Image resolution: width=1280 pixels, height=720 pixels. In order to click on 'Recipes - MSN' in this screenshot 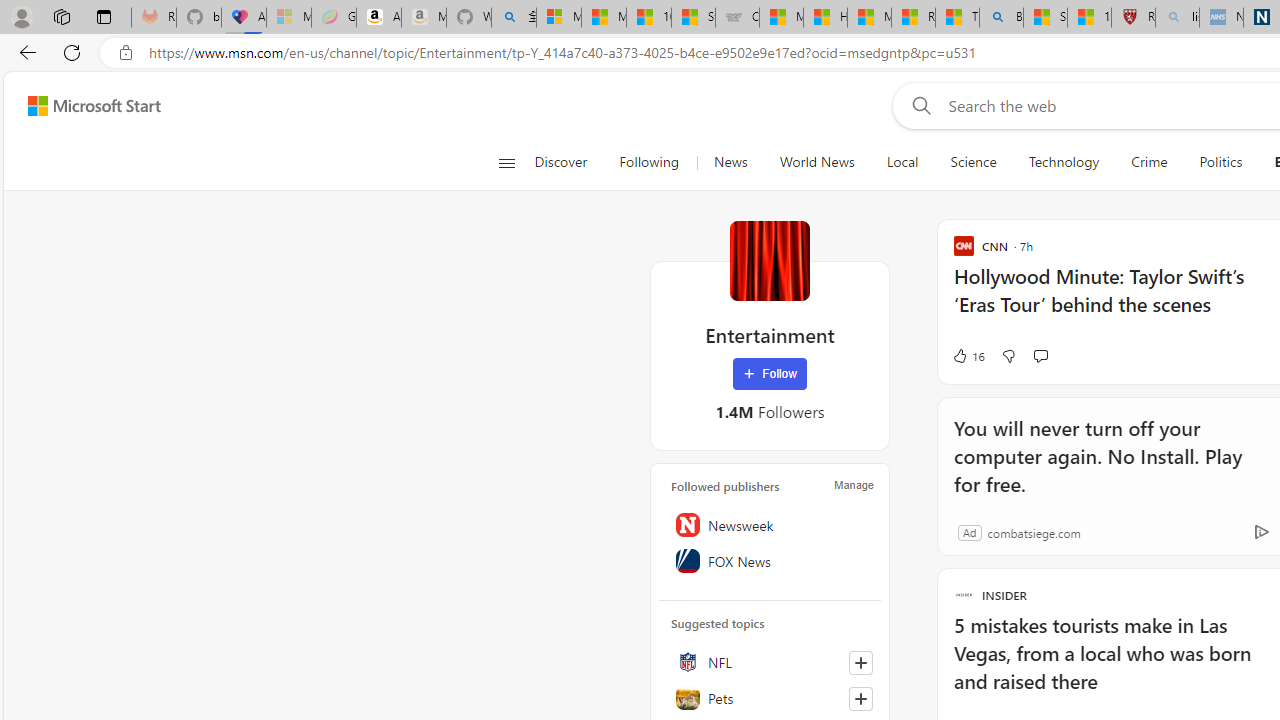, I will do `click(912, 17)`.